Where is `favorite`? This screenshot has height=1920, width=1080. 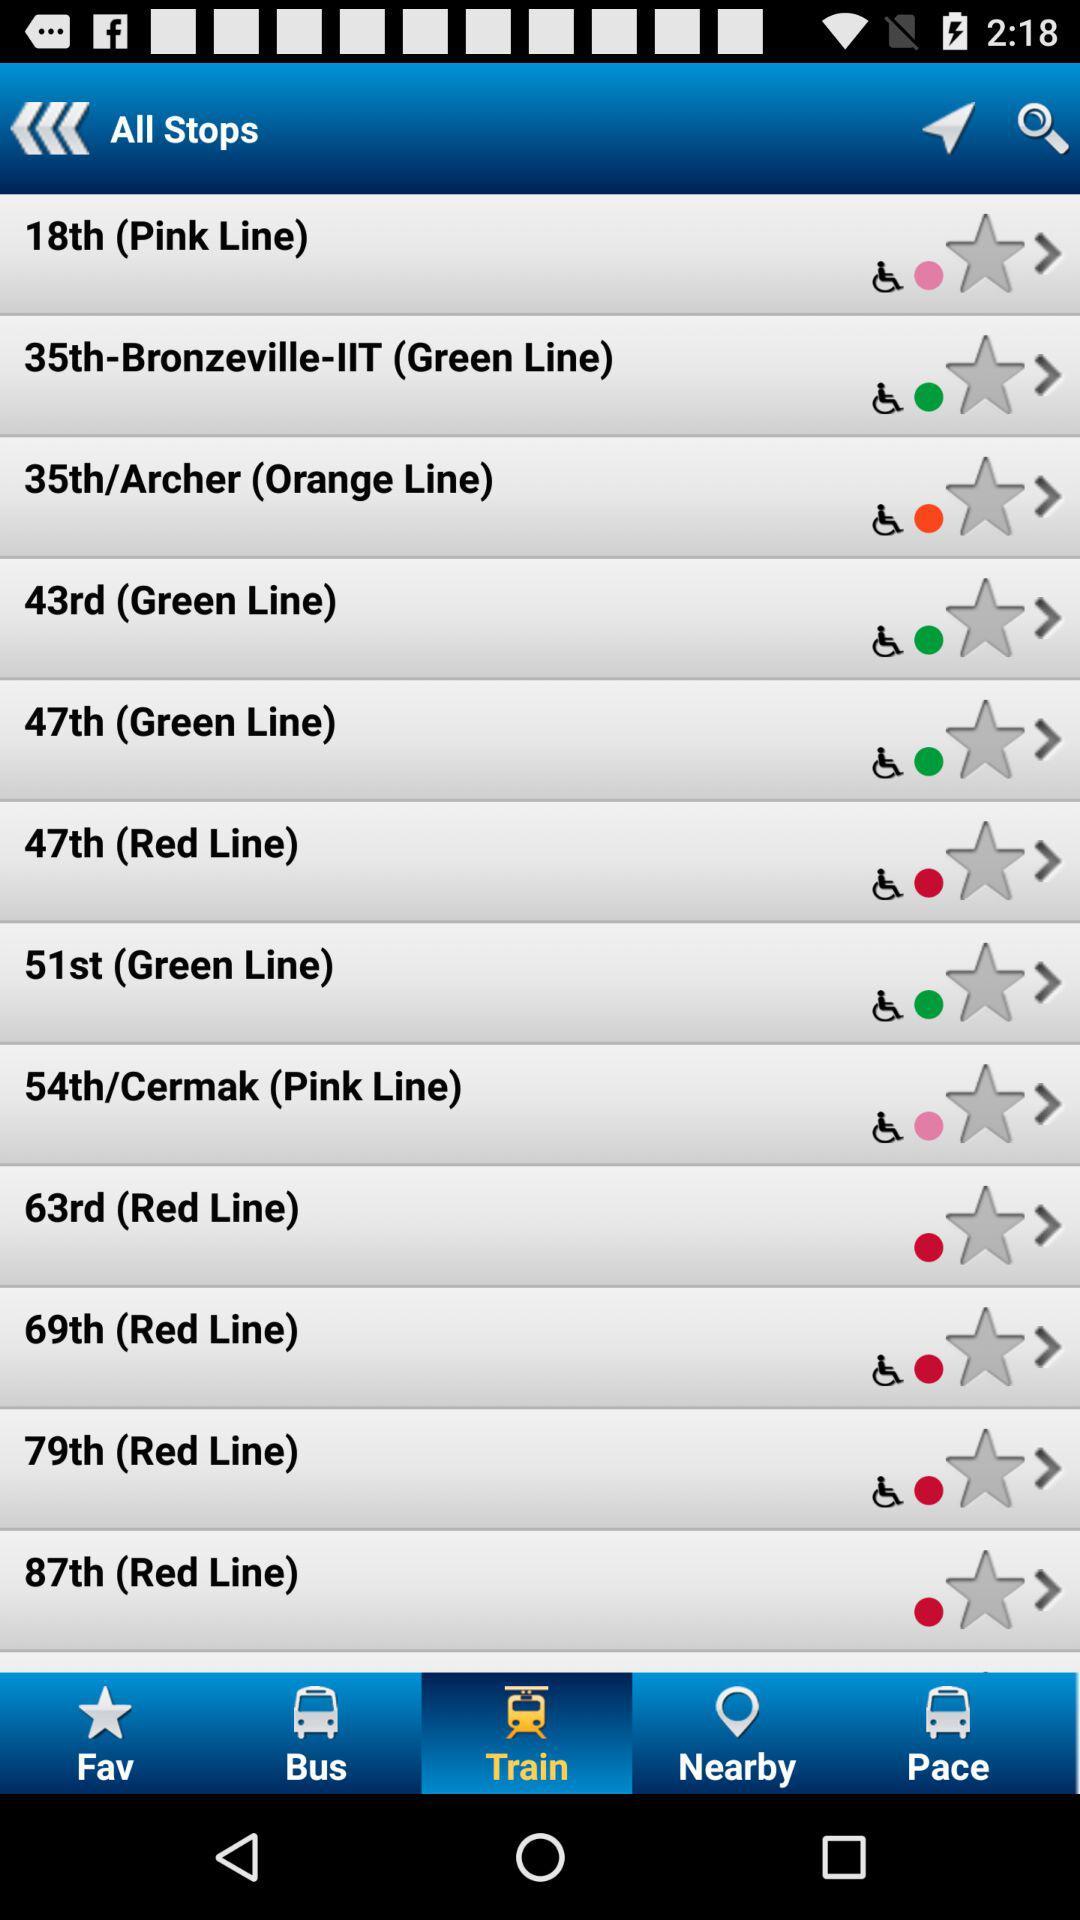 favorite is located at coordinates (984, 496).